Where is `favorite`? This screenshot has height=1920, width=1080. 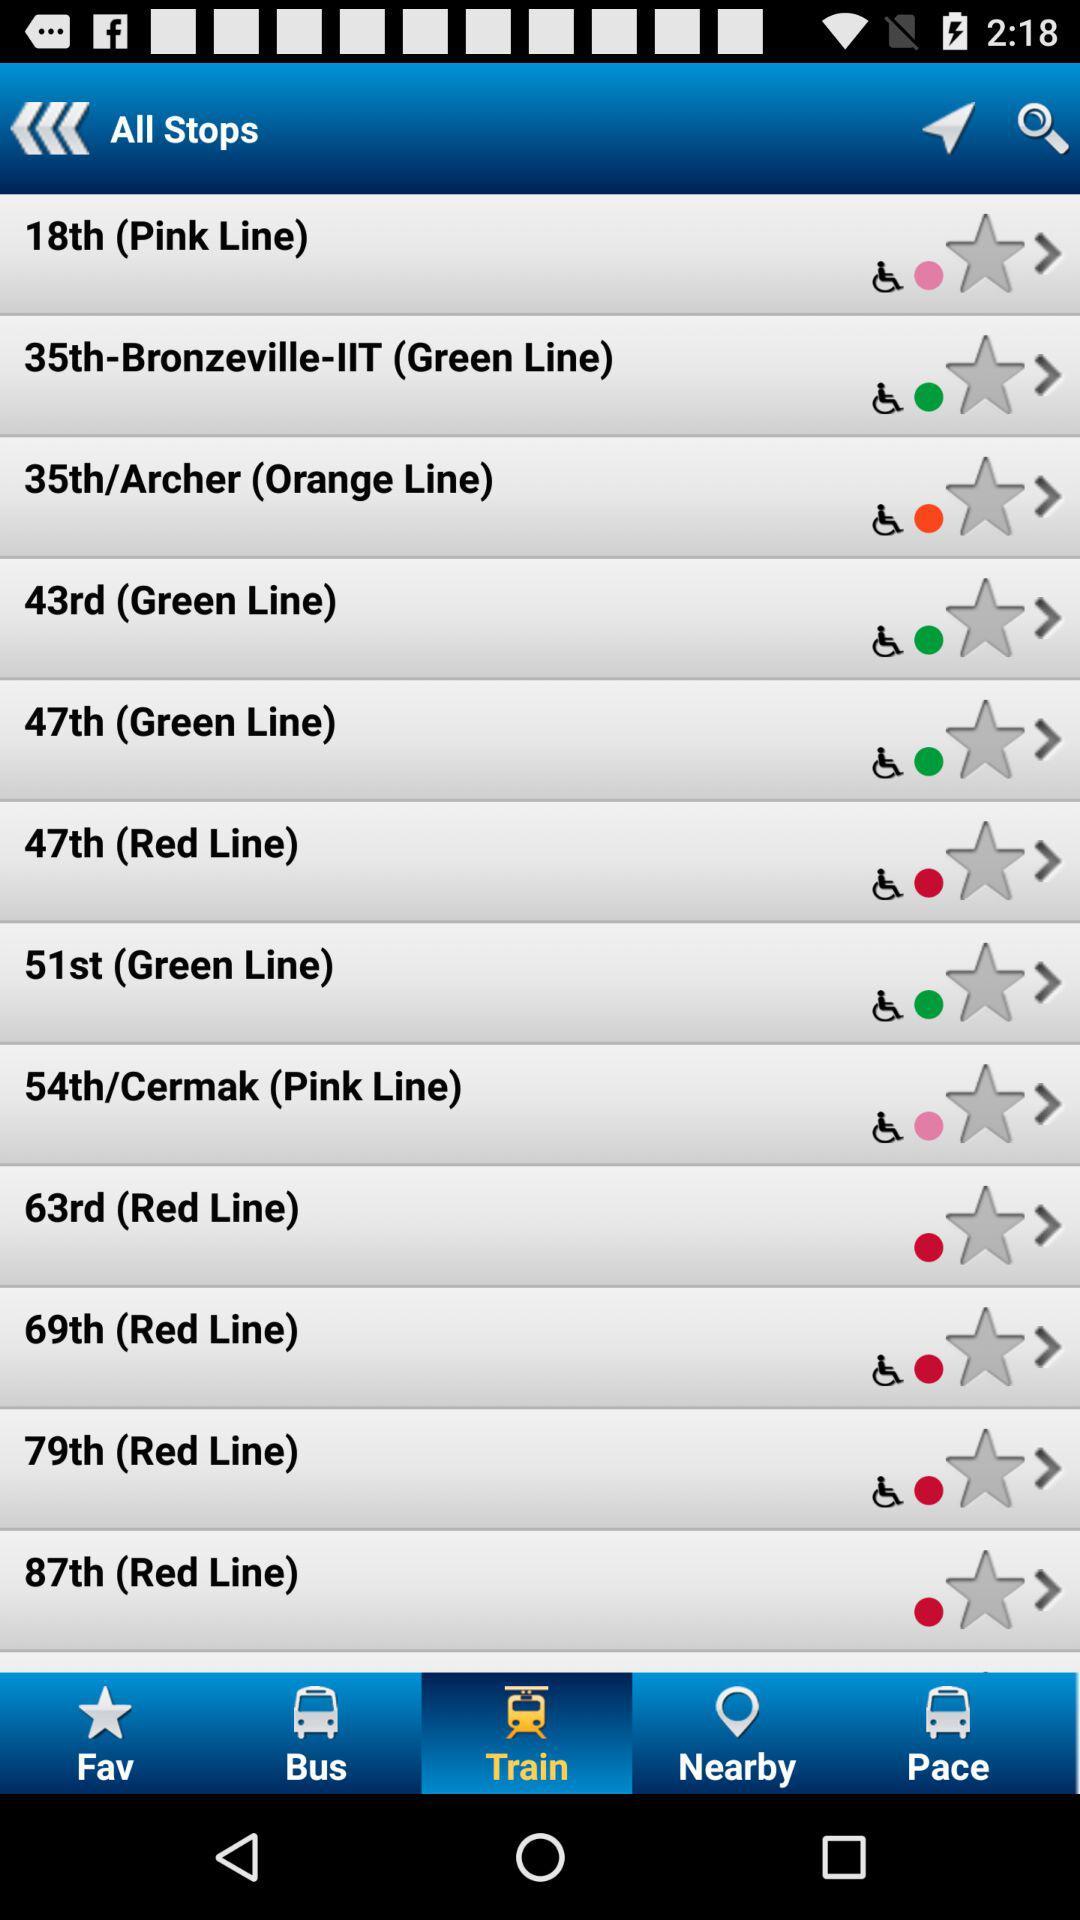 favorite is located at coordinates (984, 496).